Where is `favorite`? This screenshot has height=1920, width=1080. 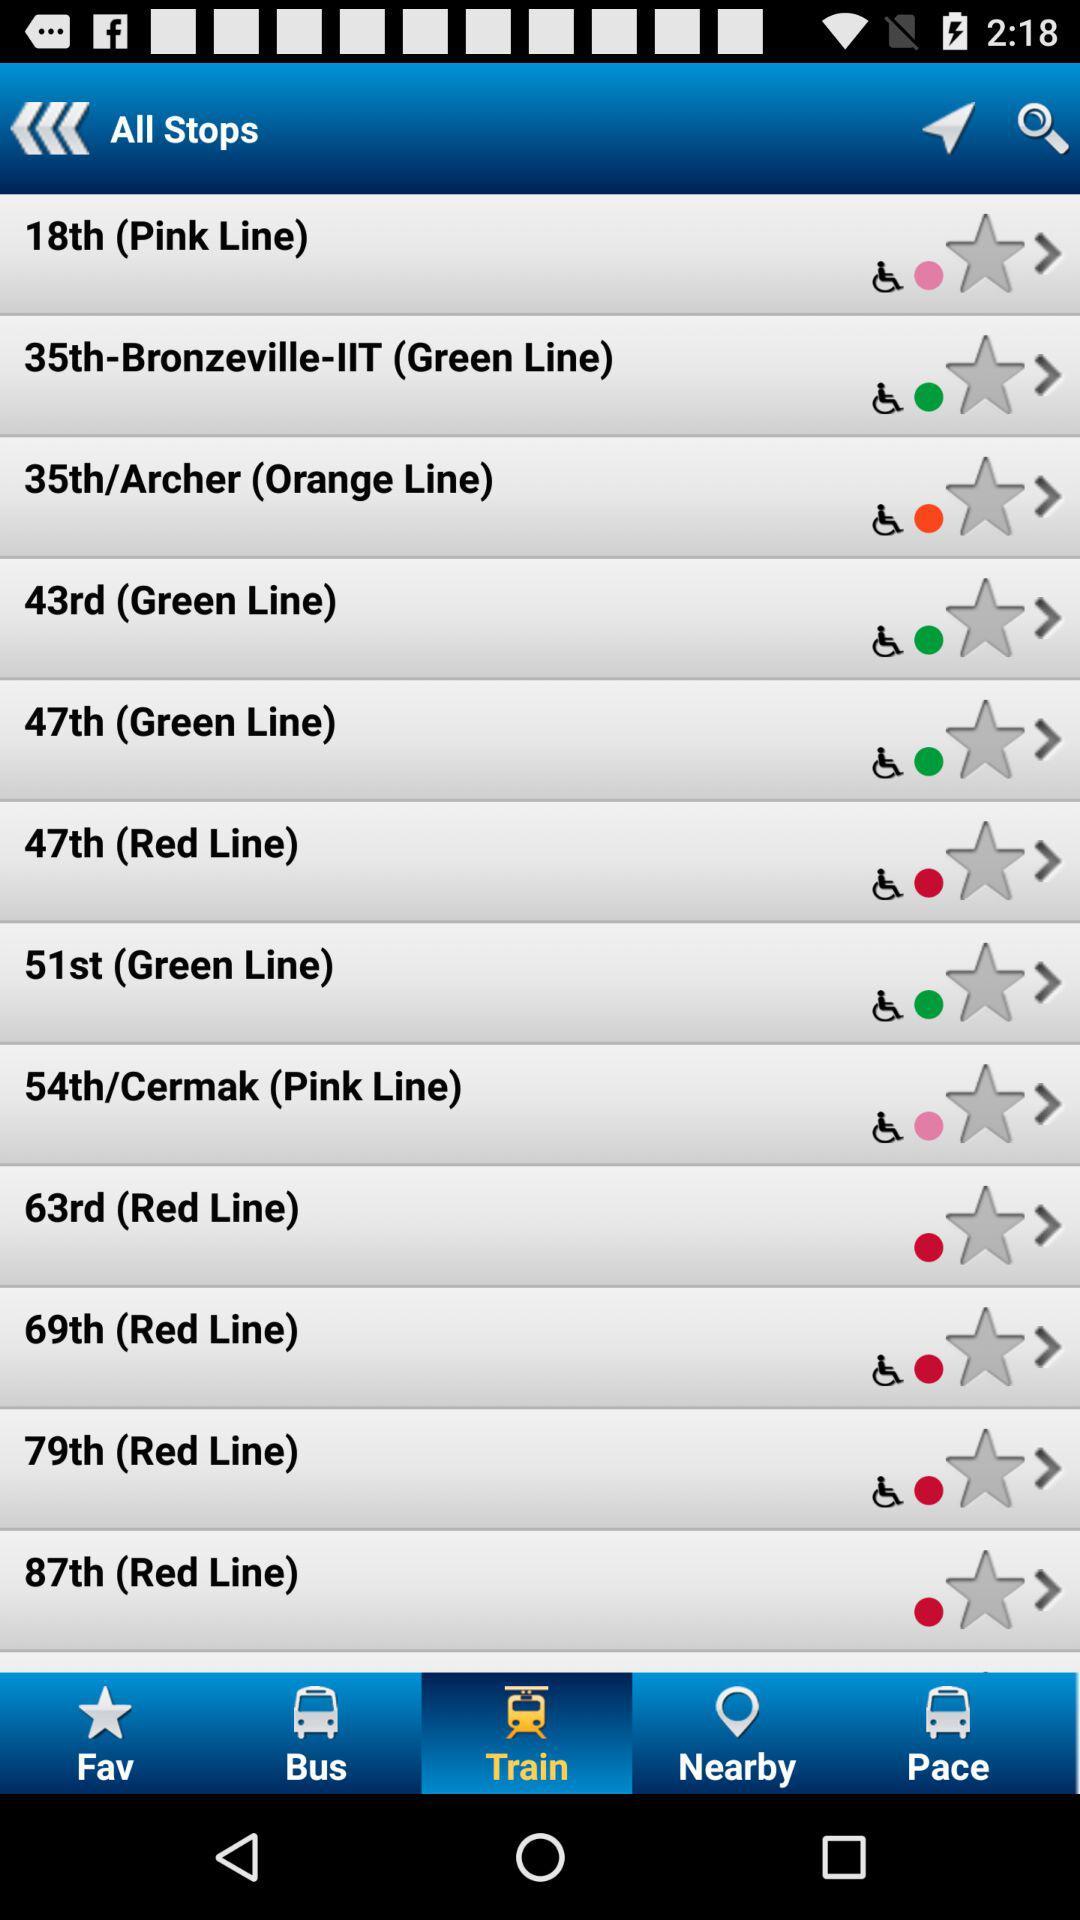 favorite is located at coordinates (984, 496).